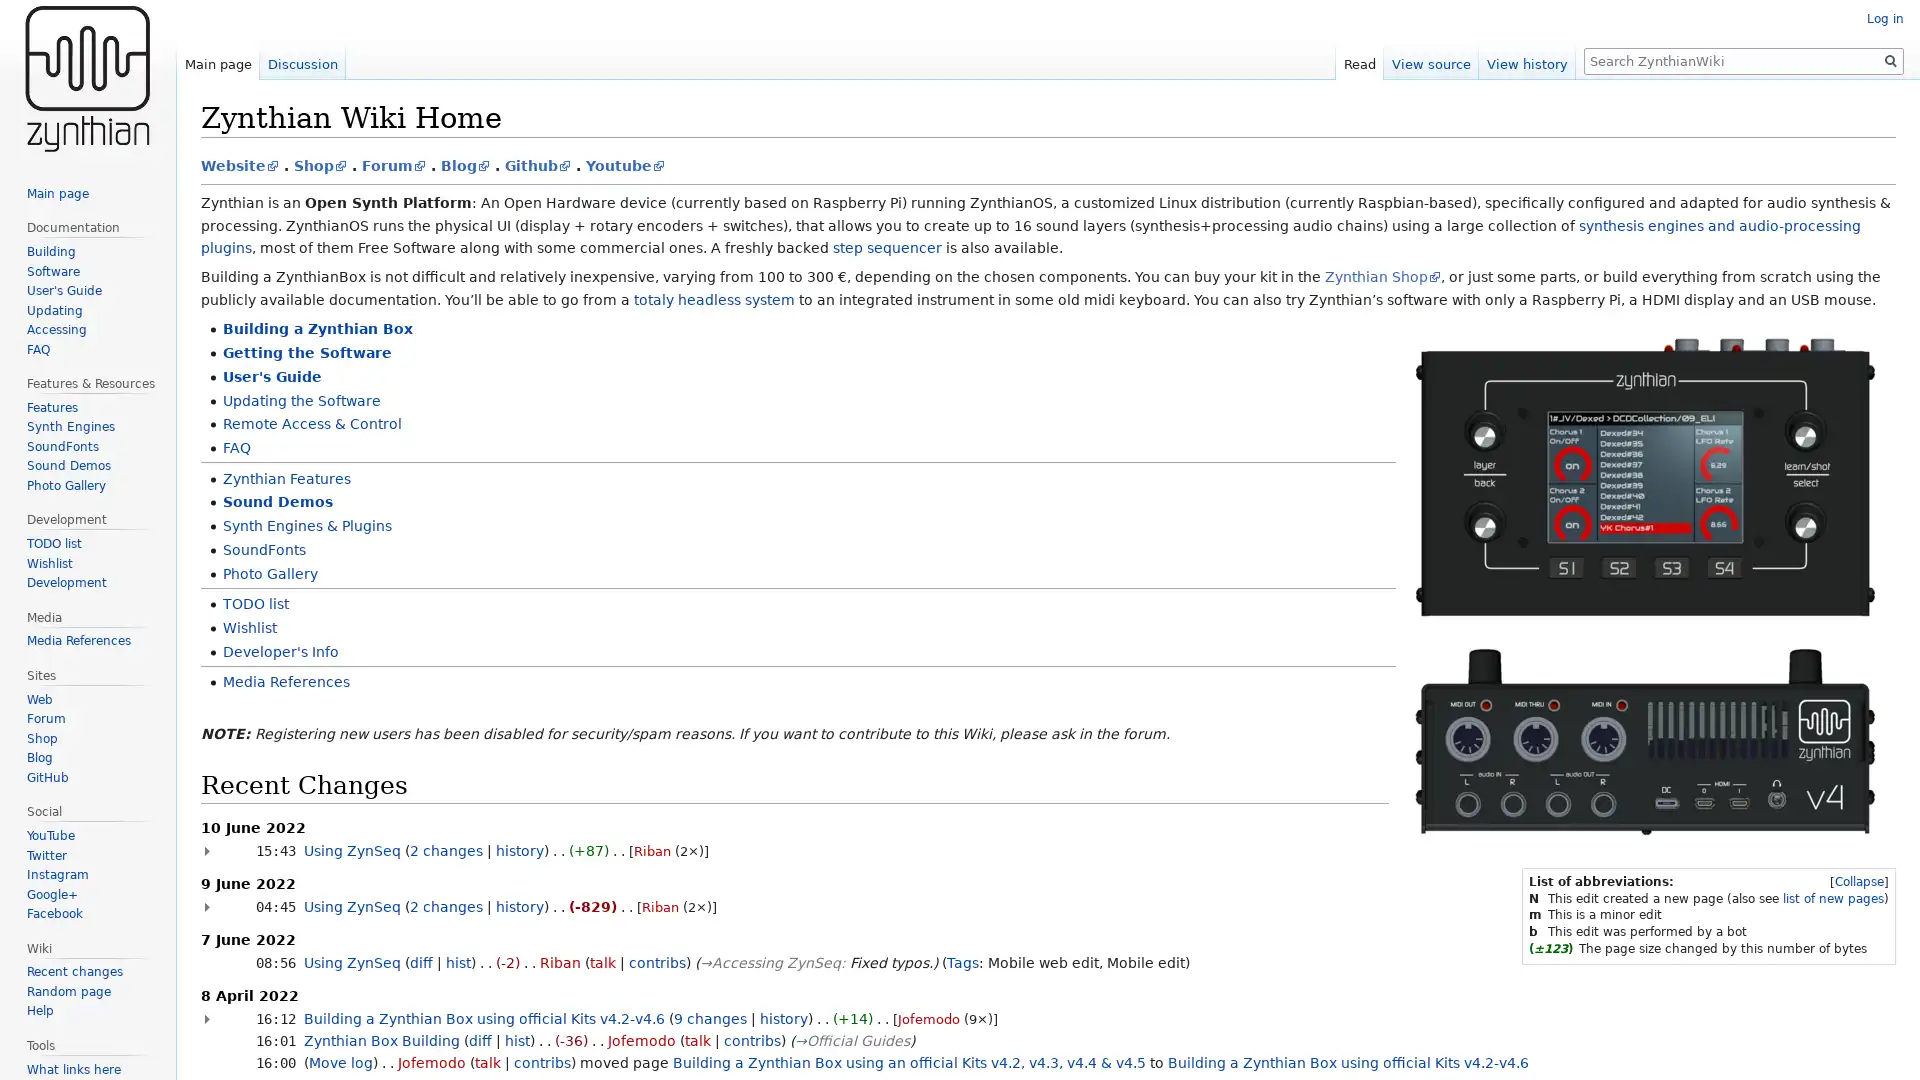 The height and width of the screenshot is (1080, 1920). What do you see at coordinates (1858, 881) in the screenshot?
I see `[Collapse]` at bounding box center [1858, 881].